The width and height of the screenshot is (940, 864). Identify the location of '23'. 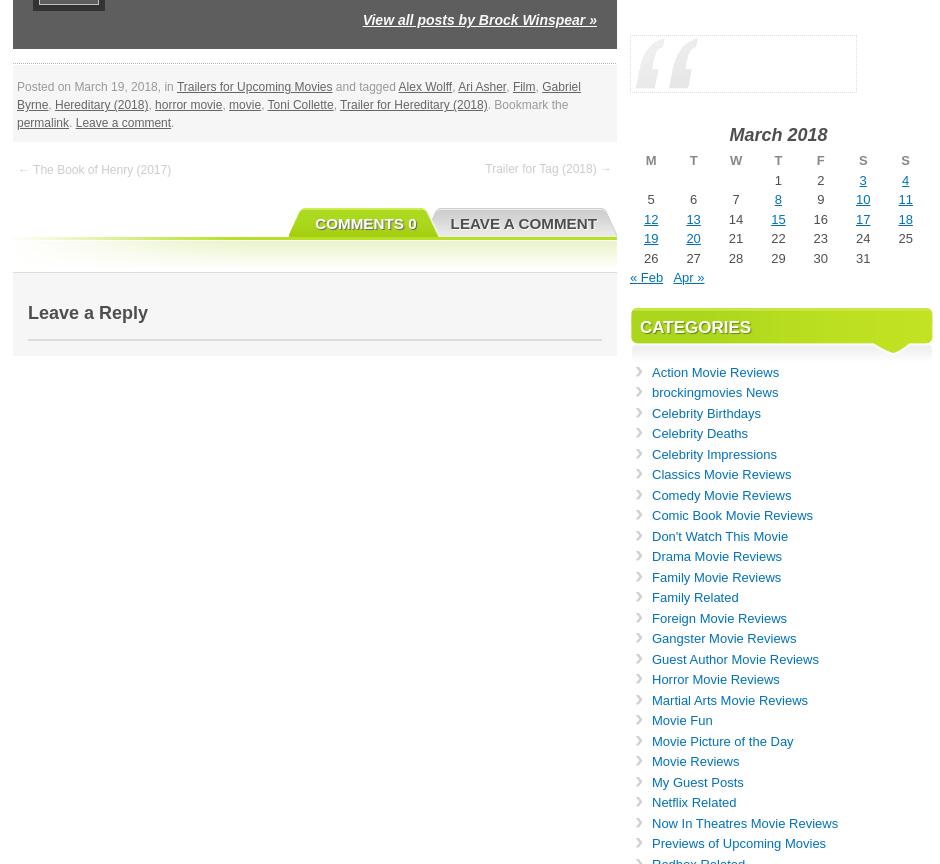
(820, 238).